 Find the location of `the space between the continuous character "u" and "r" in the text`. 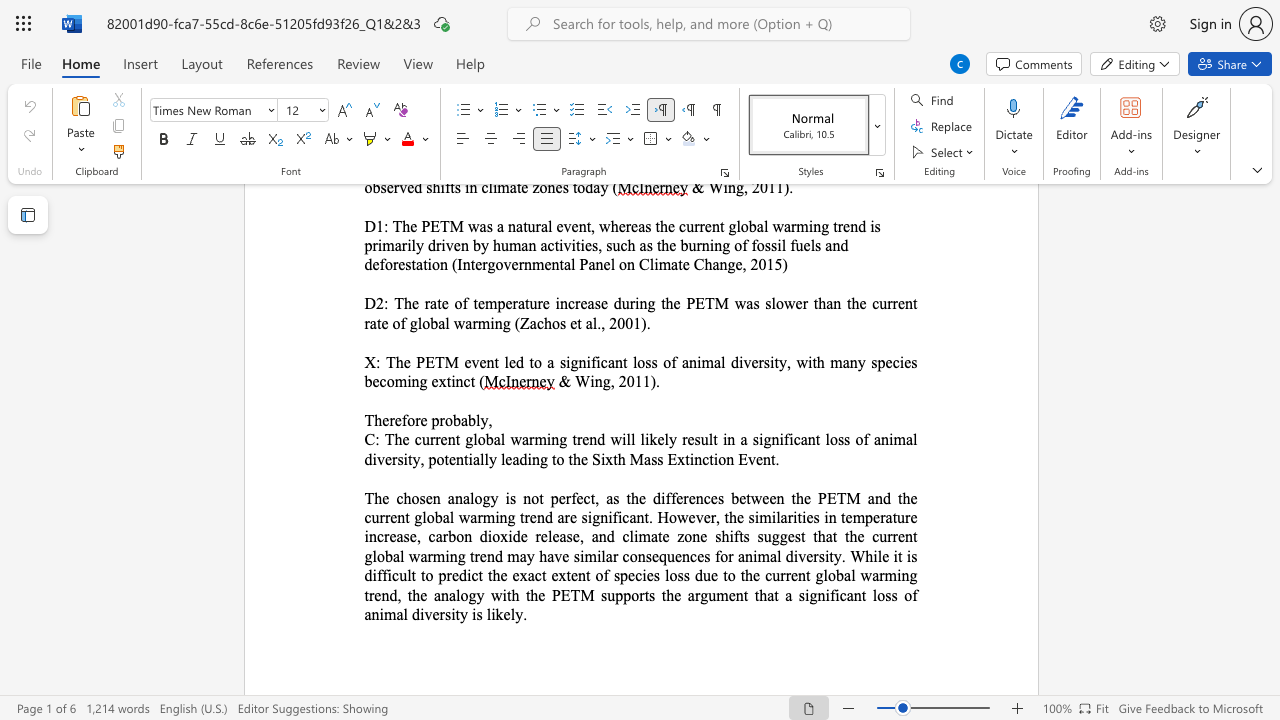

the space between the continuous character "u" and "r" in the text is located at coordinates (428, 438).